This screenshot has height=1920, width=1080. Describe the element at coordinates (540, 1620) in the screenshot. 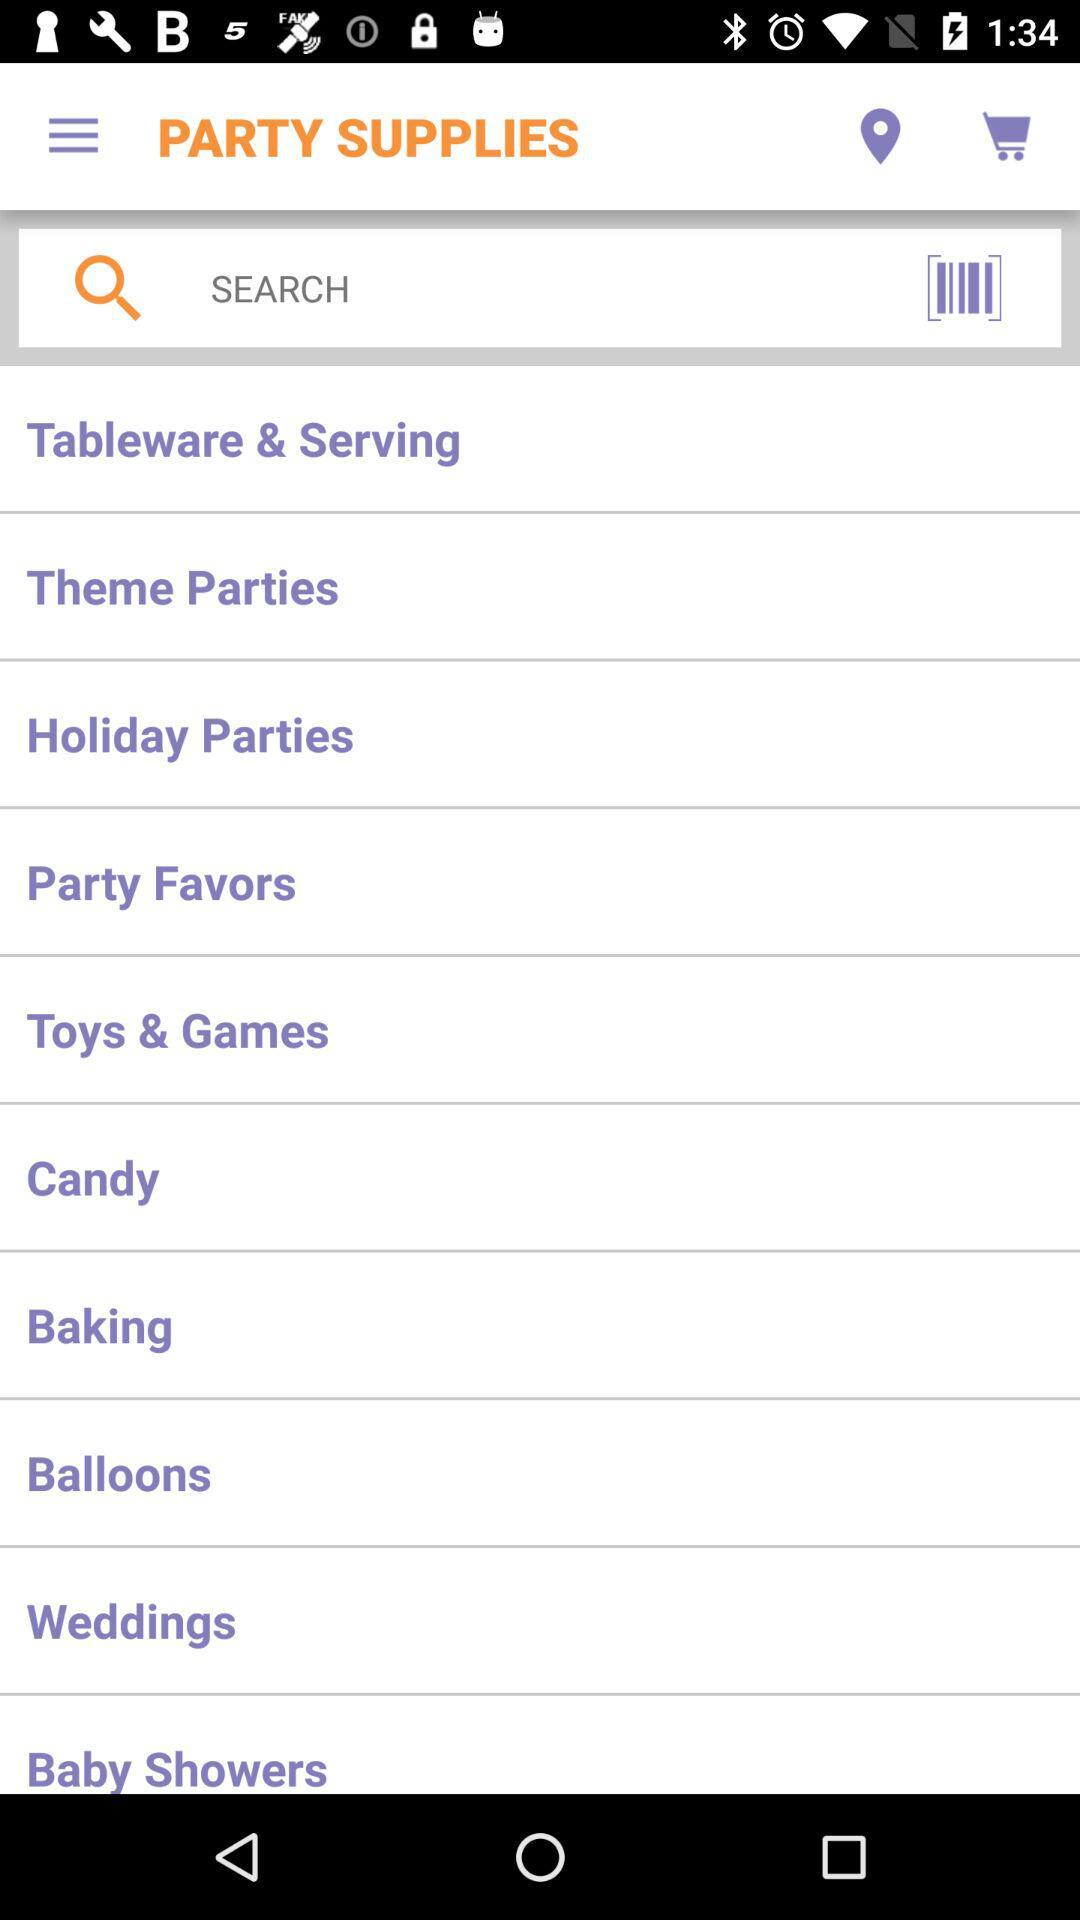

I see `the weddings` at that location.